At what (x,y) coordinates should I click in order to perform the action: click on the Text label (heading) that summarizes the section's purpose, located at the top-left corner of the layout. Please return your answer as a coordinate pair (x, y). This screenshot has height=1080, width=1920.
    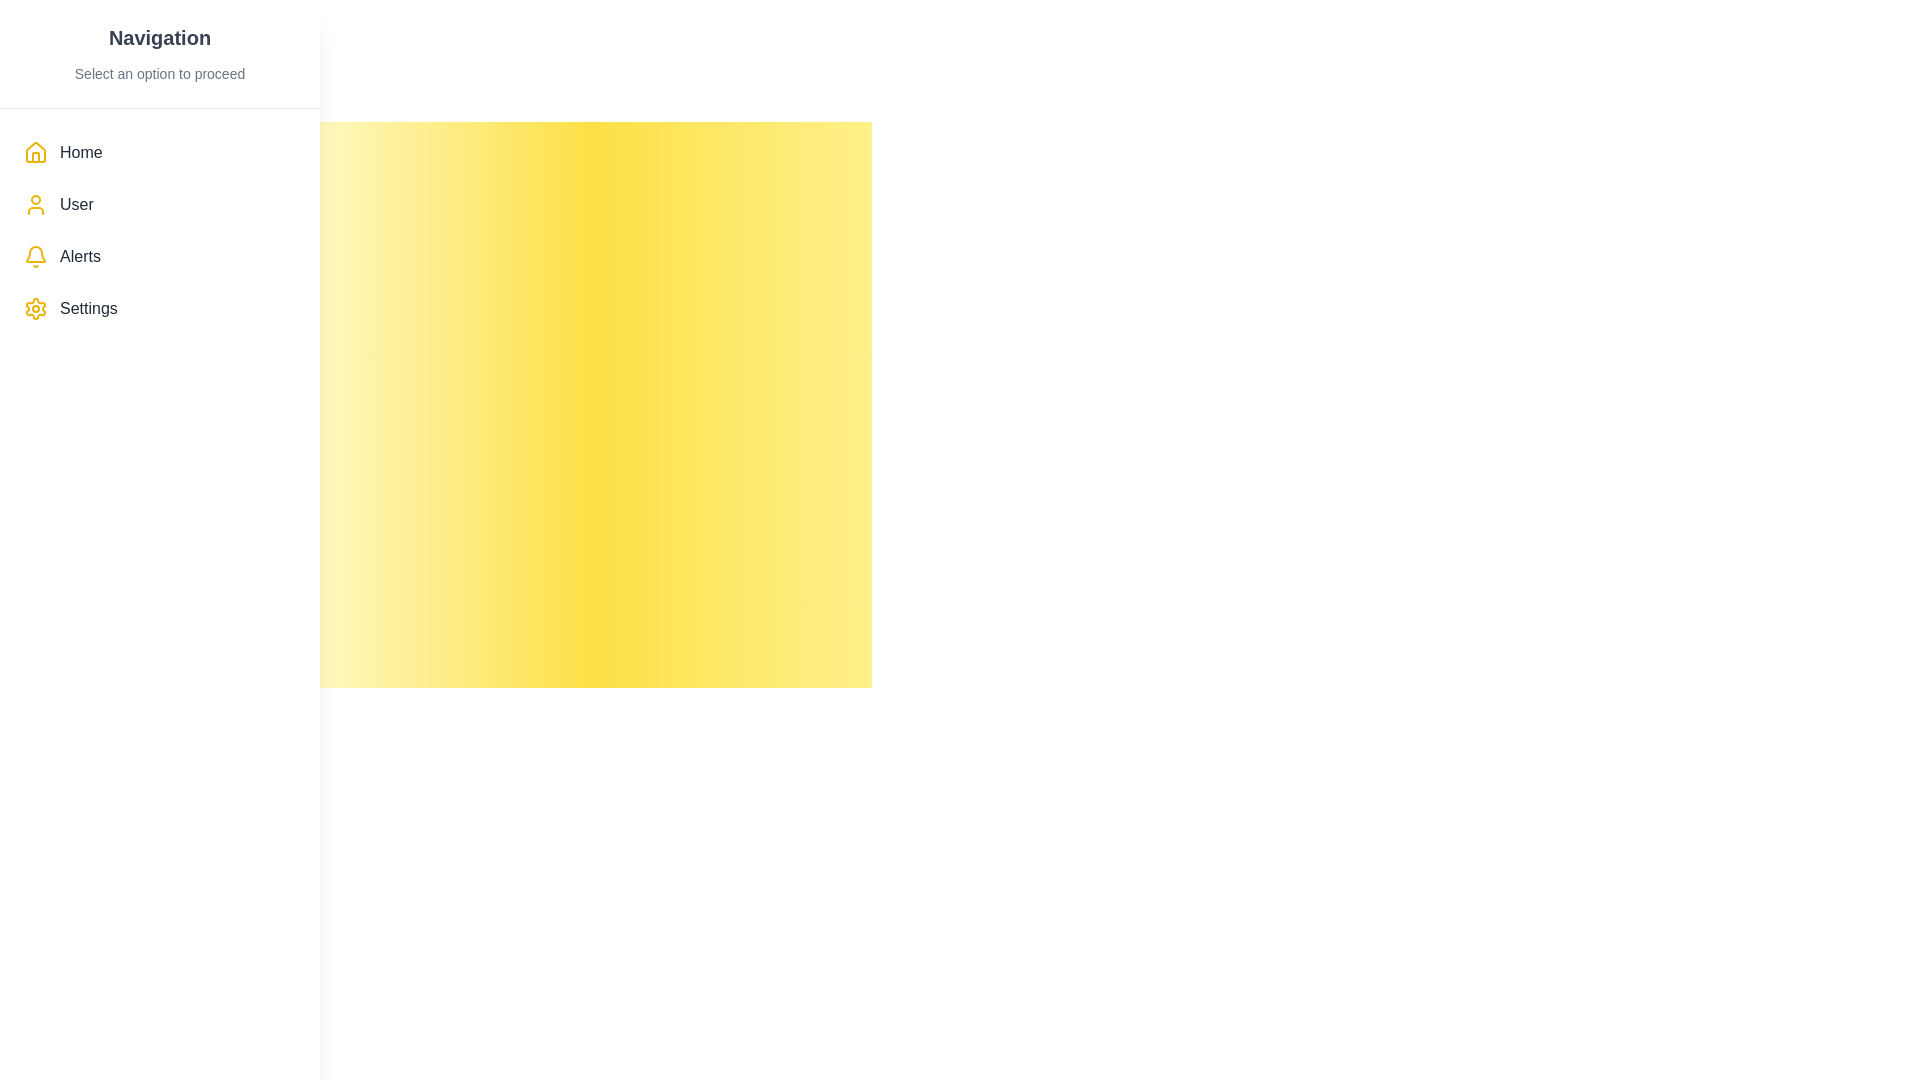
    Looking at the image, I should click on (158, 38).